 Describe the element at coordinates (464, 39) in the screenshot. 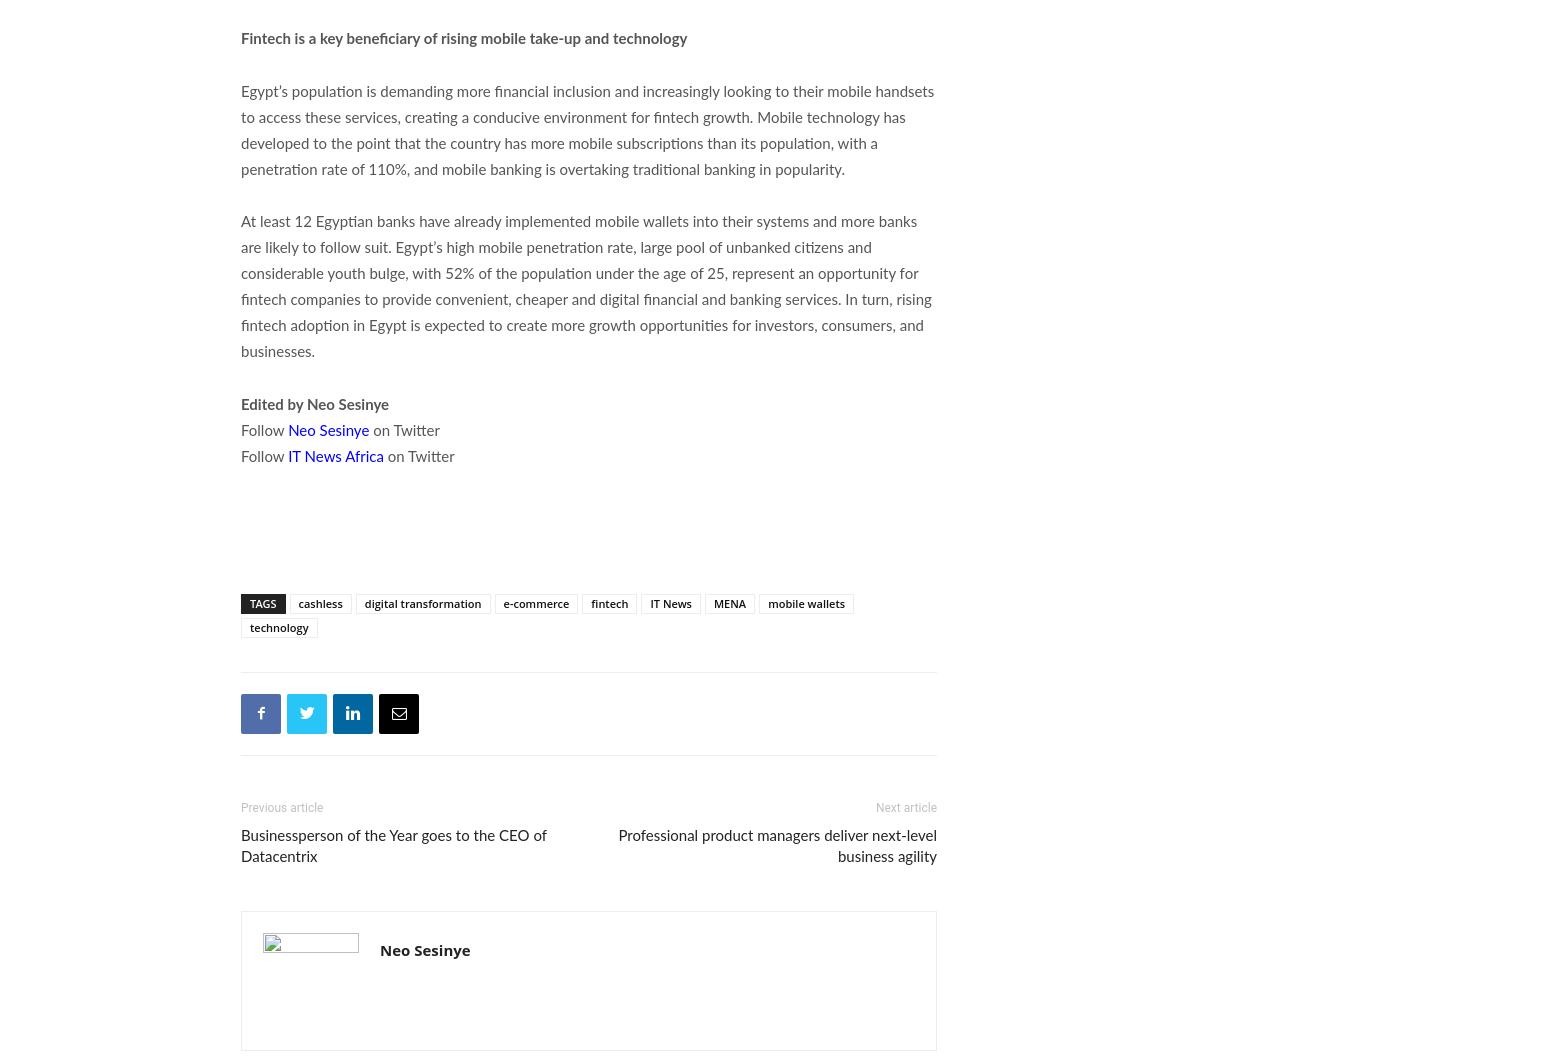

I see `'Fintech is a key beneficiary of rising mobile take-up and technology'` at that location.